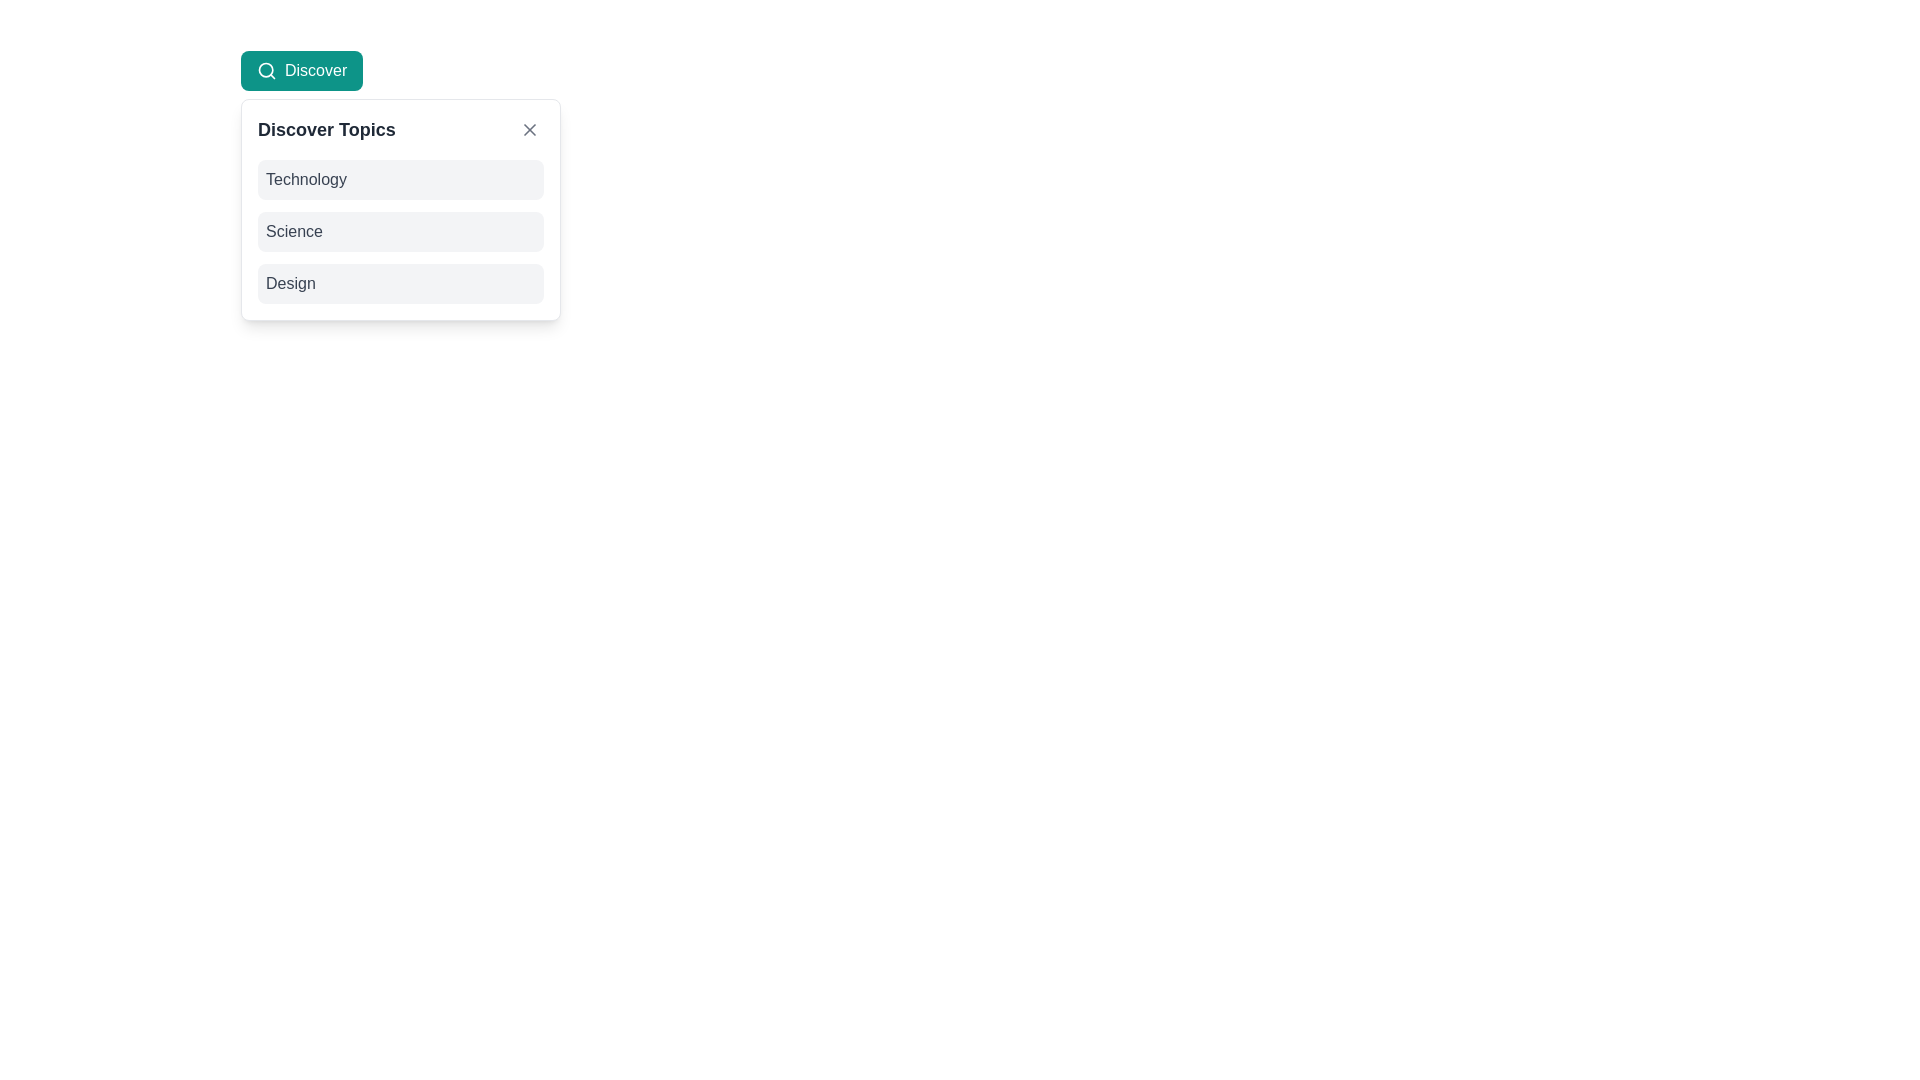 The image size is (1920, 1080). Describe the element at coordinates (301, 69) in the screenshot. I see `the teal button labeled 'Discover' with a search icon` at that location.